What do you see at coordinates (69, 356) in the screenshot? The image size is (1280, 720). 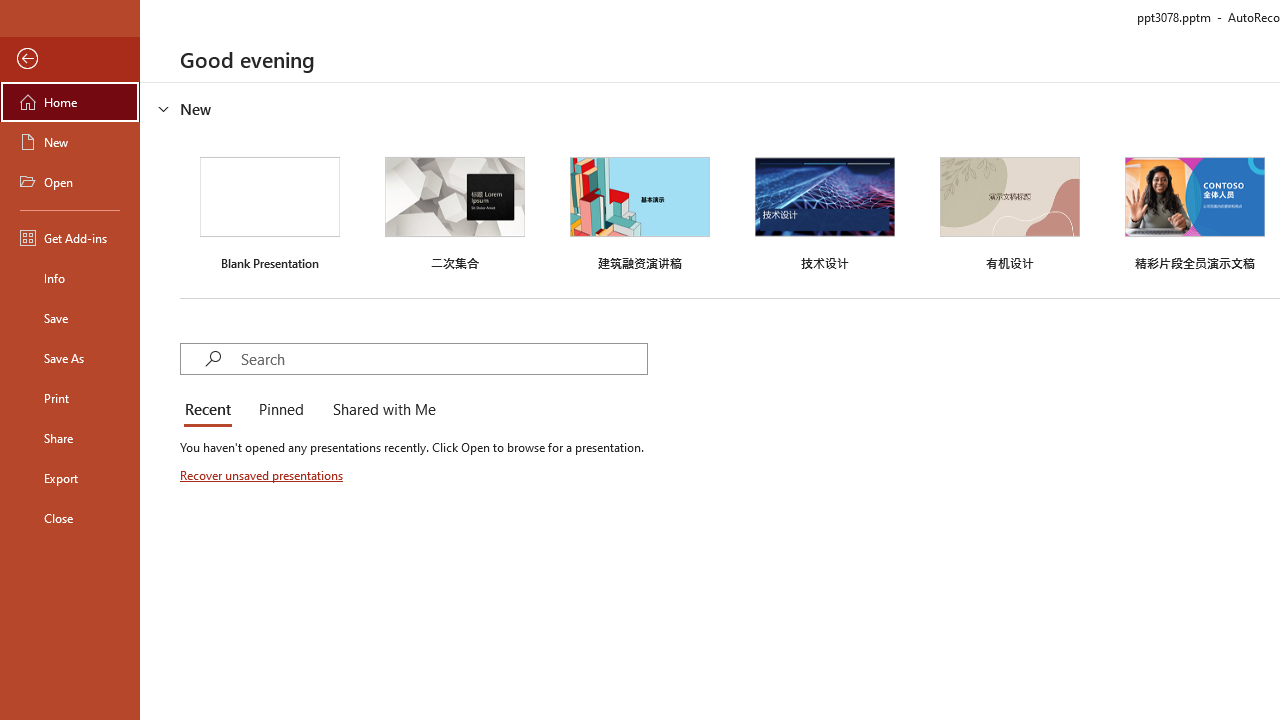 I see `'Save As'` at bounding box center [69, 356].